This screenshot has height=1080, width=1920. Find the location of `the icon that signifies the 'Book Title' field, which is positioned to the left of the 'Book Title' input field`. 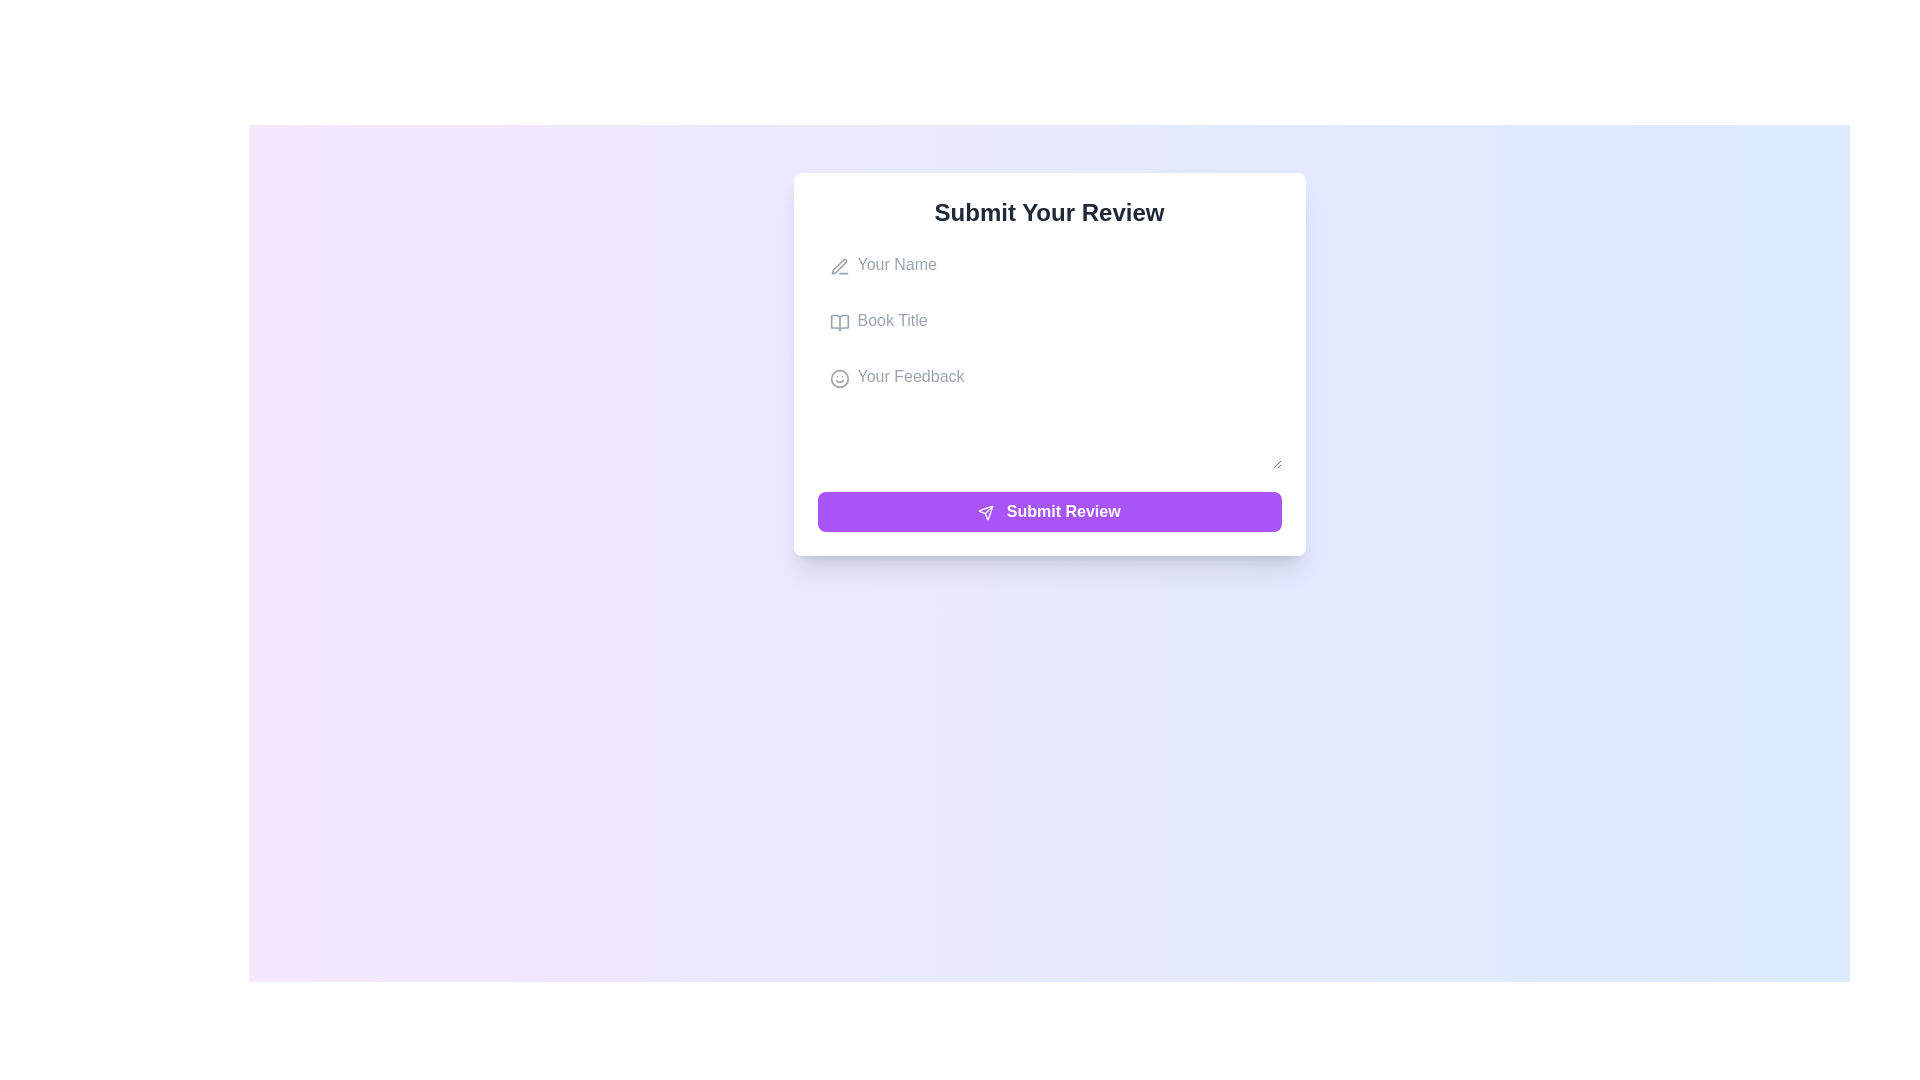

the icon that signifies the 'Book Title' field, which is positioned to the left of the 'Book Title' input field is located at coordinates (839, 322).